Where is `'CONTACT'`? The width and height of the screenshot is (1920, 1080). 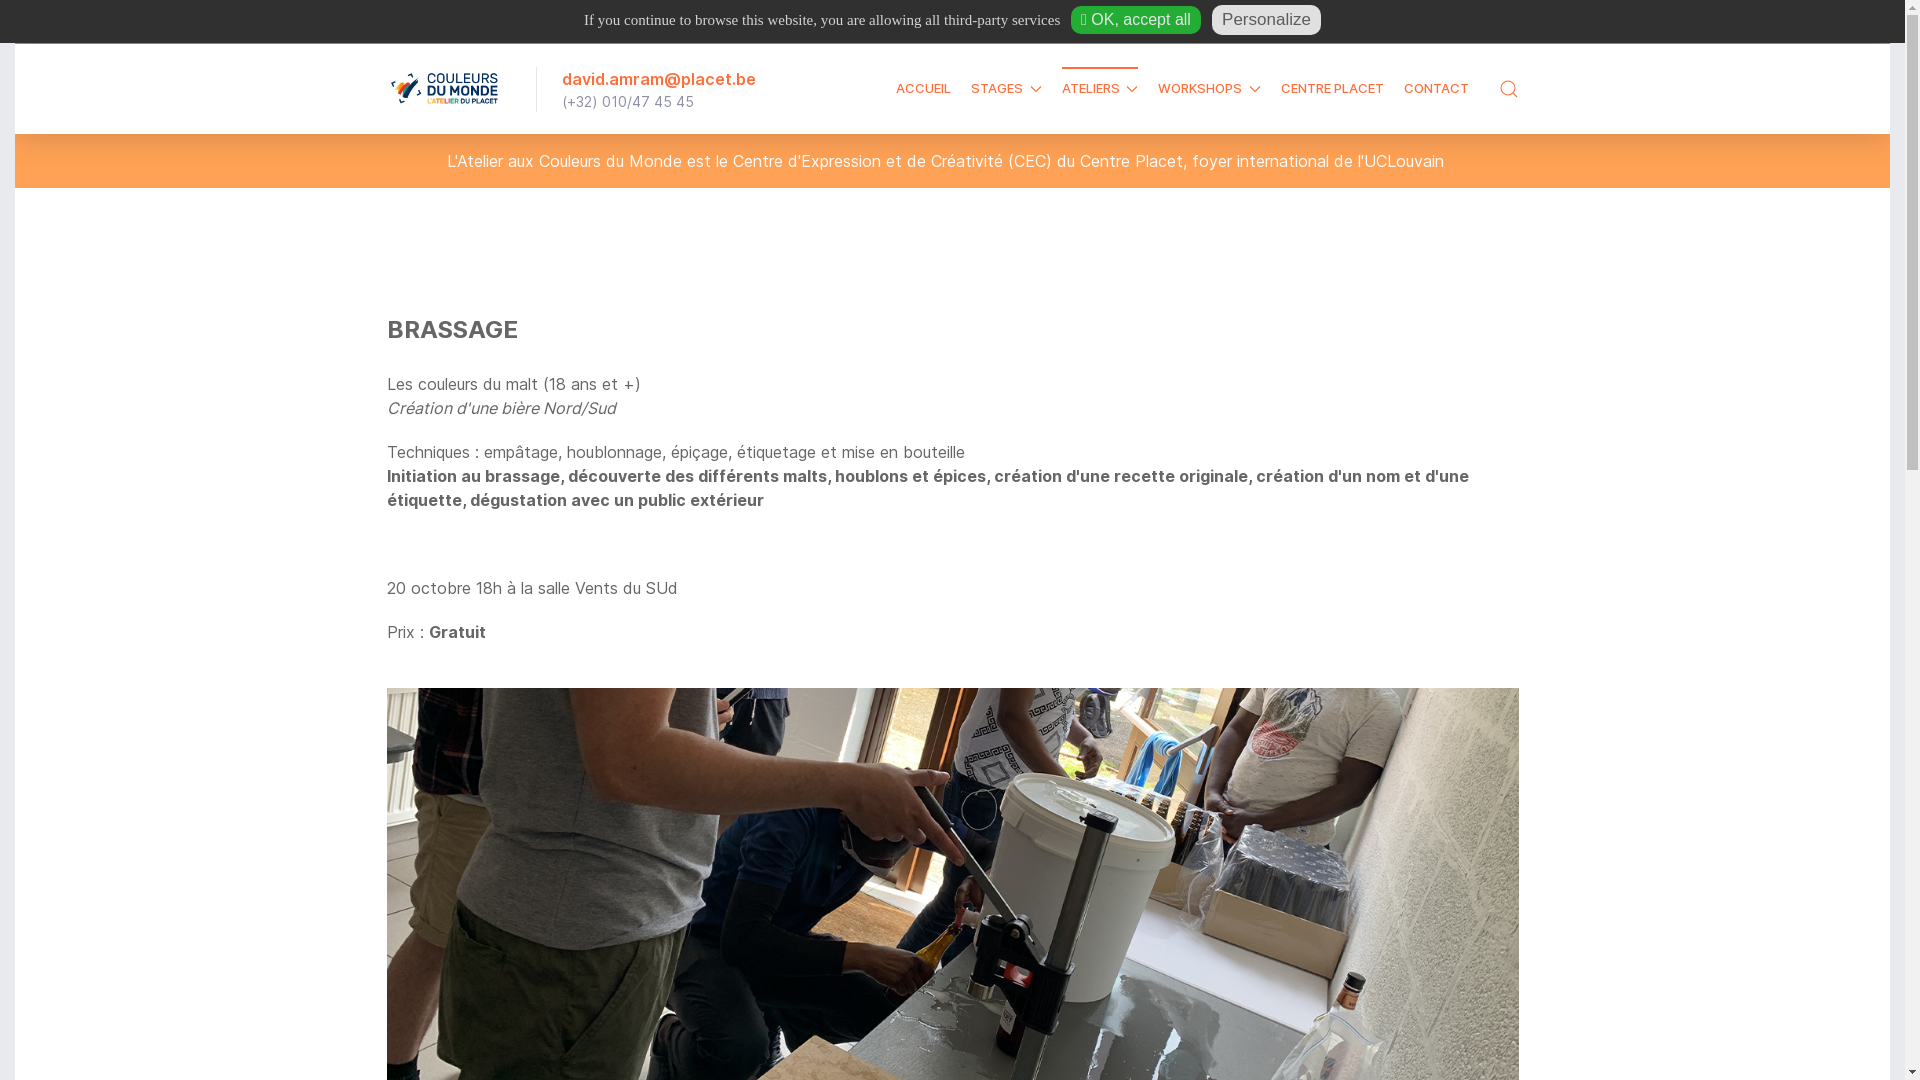 'CONTACT' is located at coordinates (1402, 87).